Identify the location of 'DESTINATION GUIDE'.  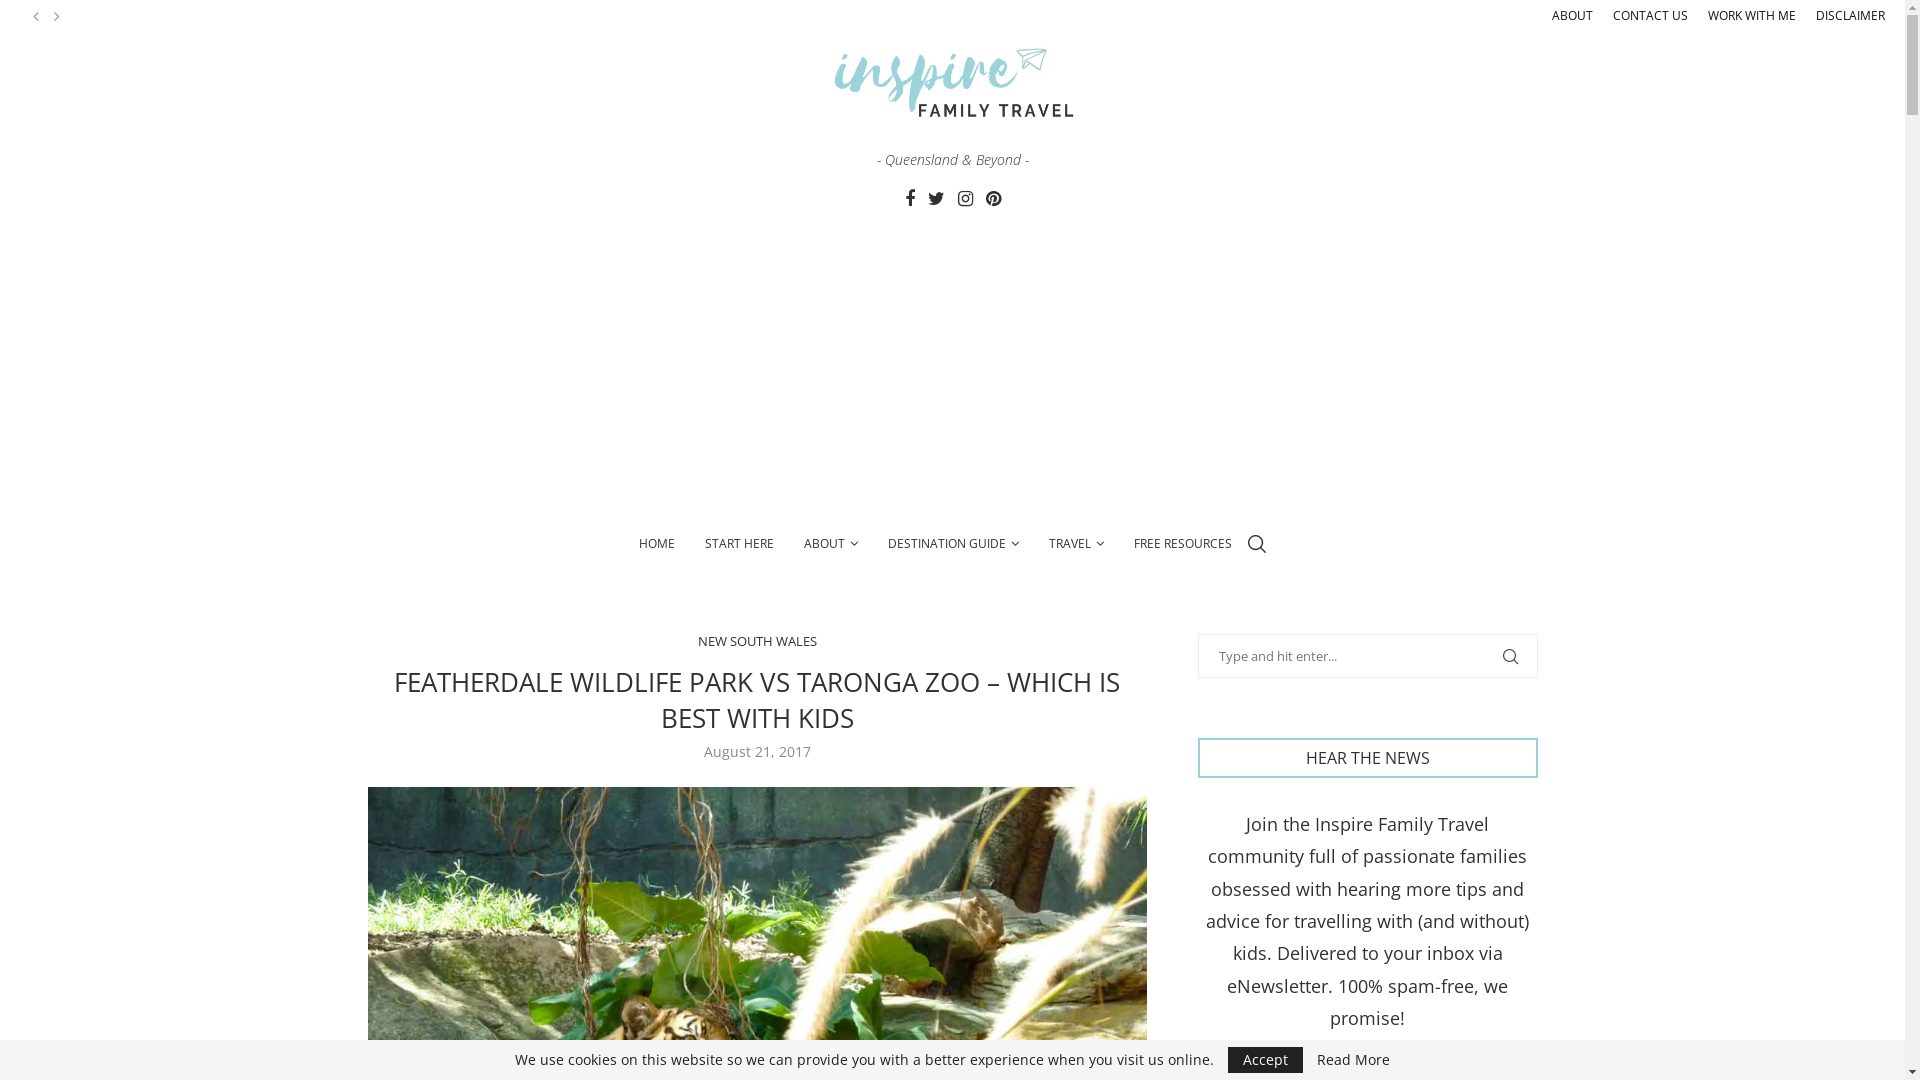
(952, 543).